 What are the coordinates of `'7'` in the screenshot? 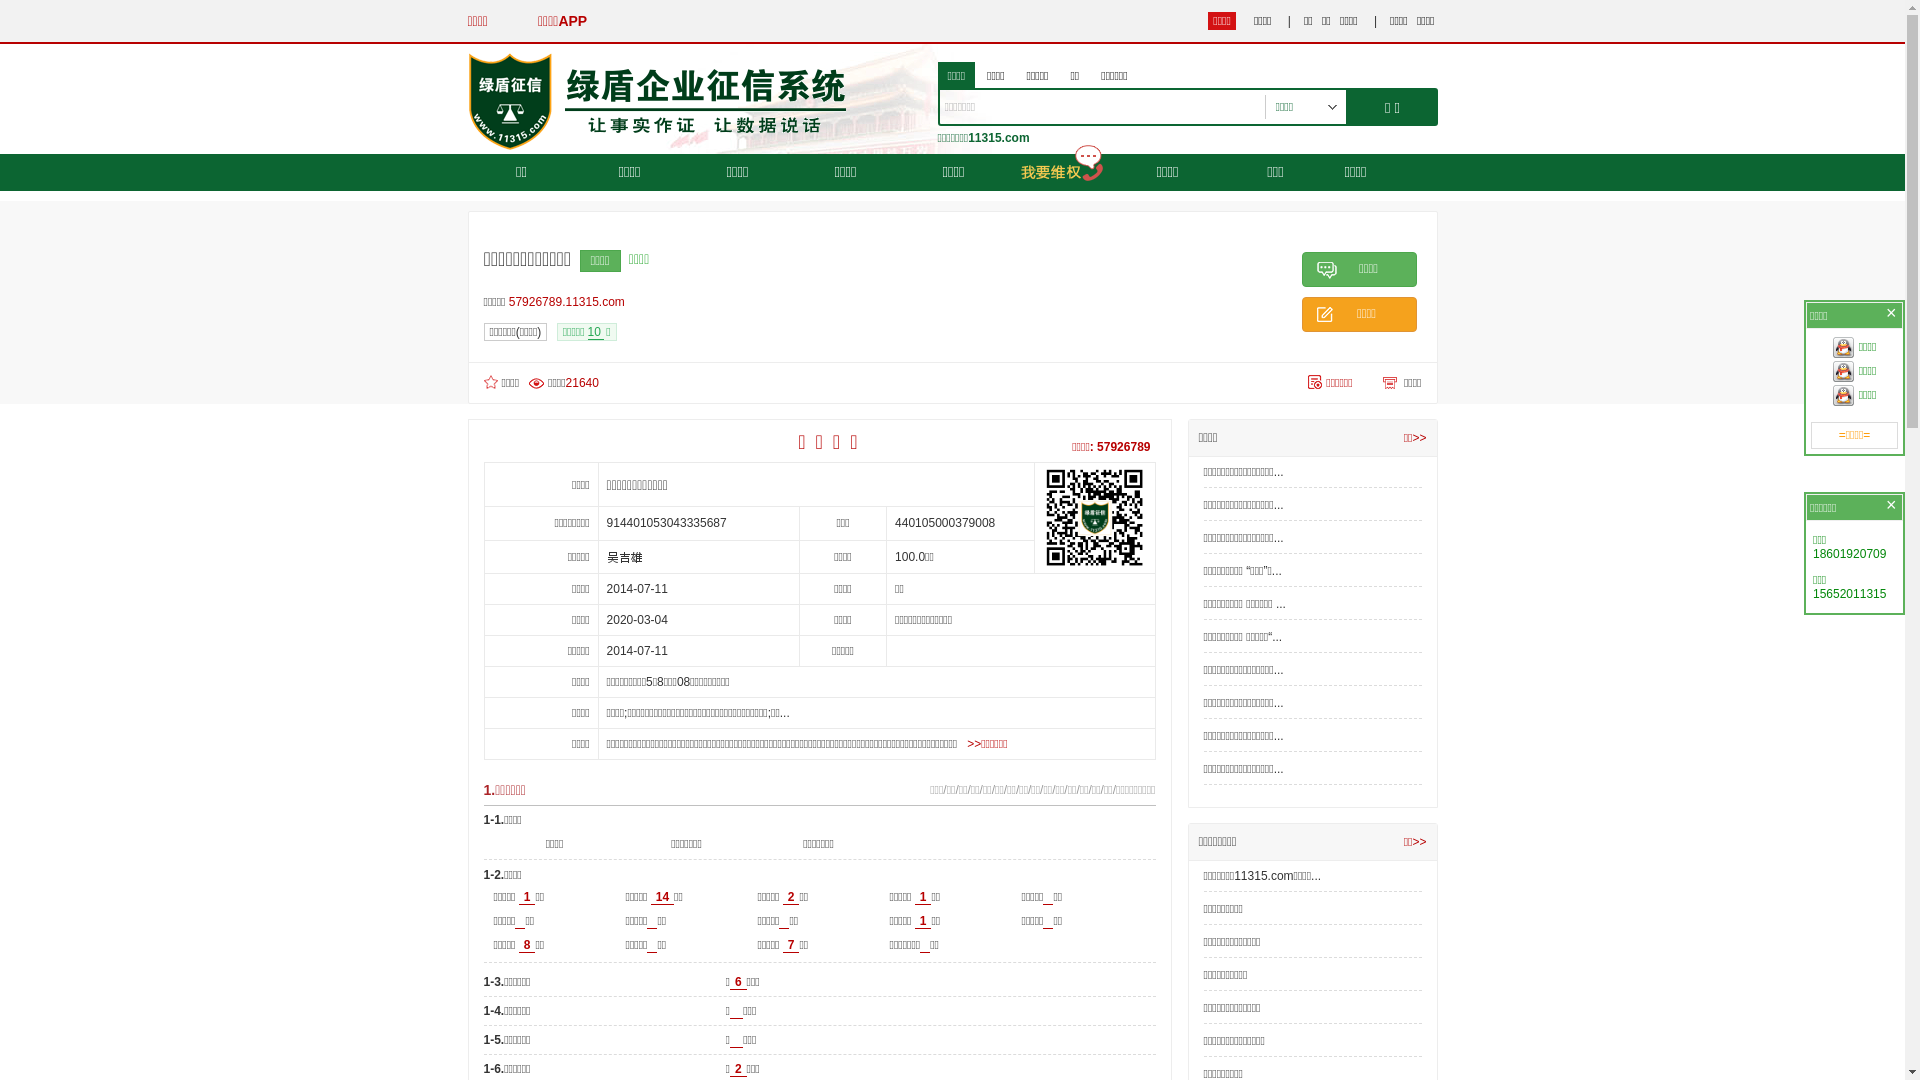 It's located at (790, 945).